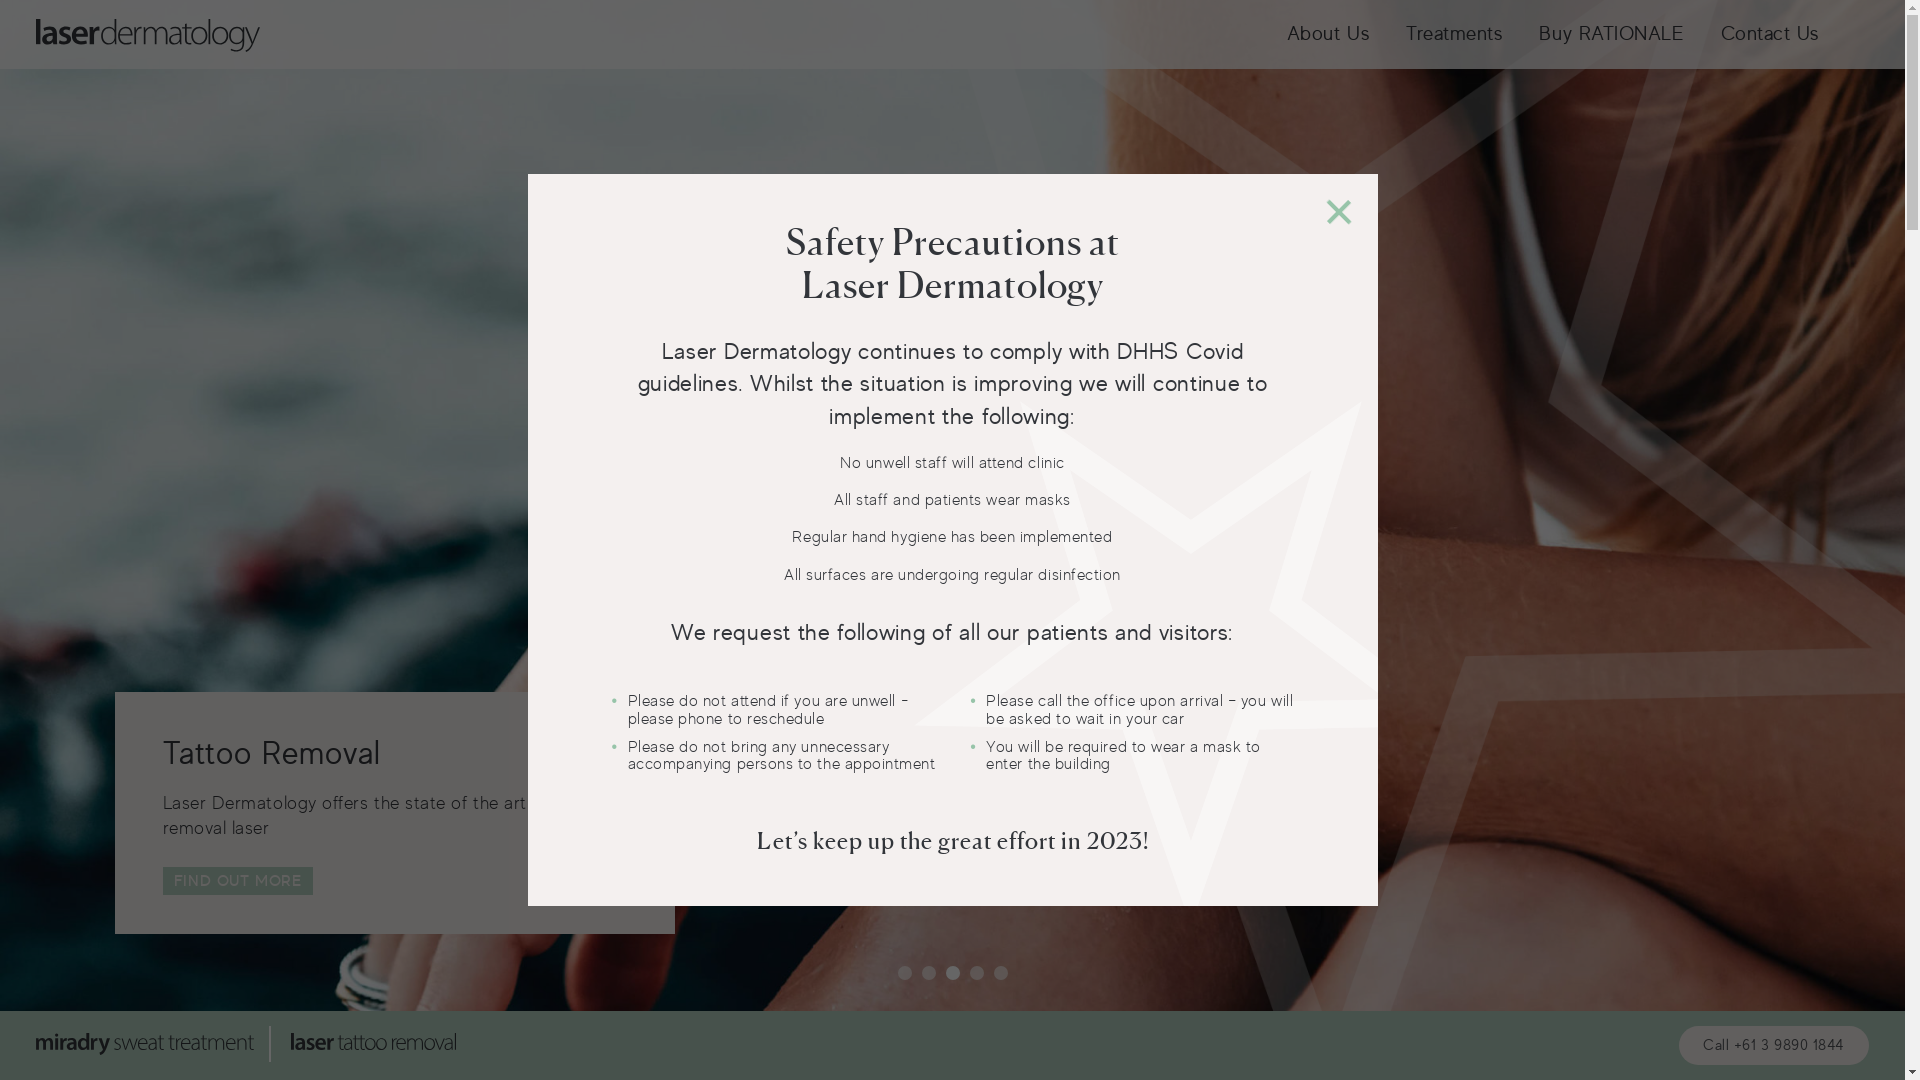  What do you see at coordinates (1774, 1044) in the screenshot?
I see `'Call +61 3 9890 1844'` at bounding box center [1774, 1044].